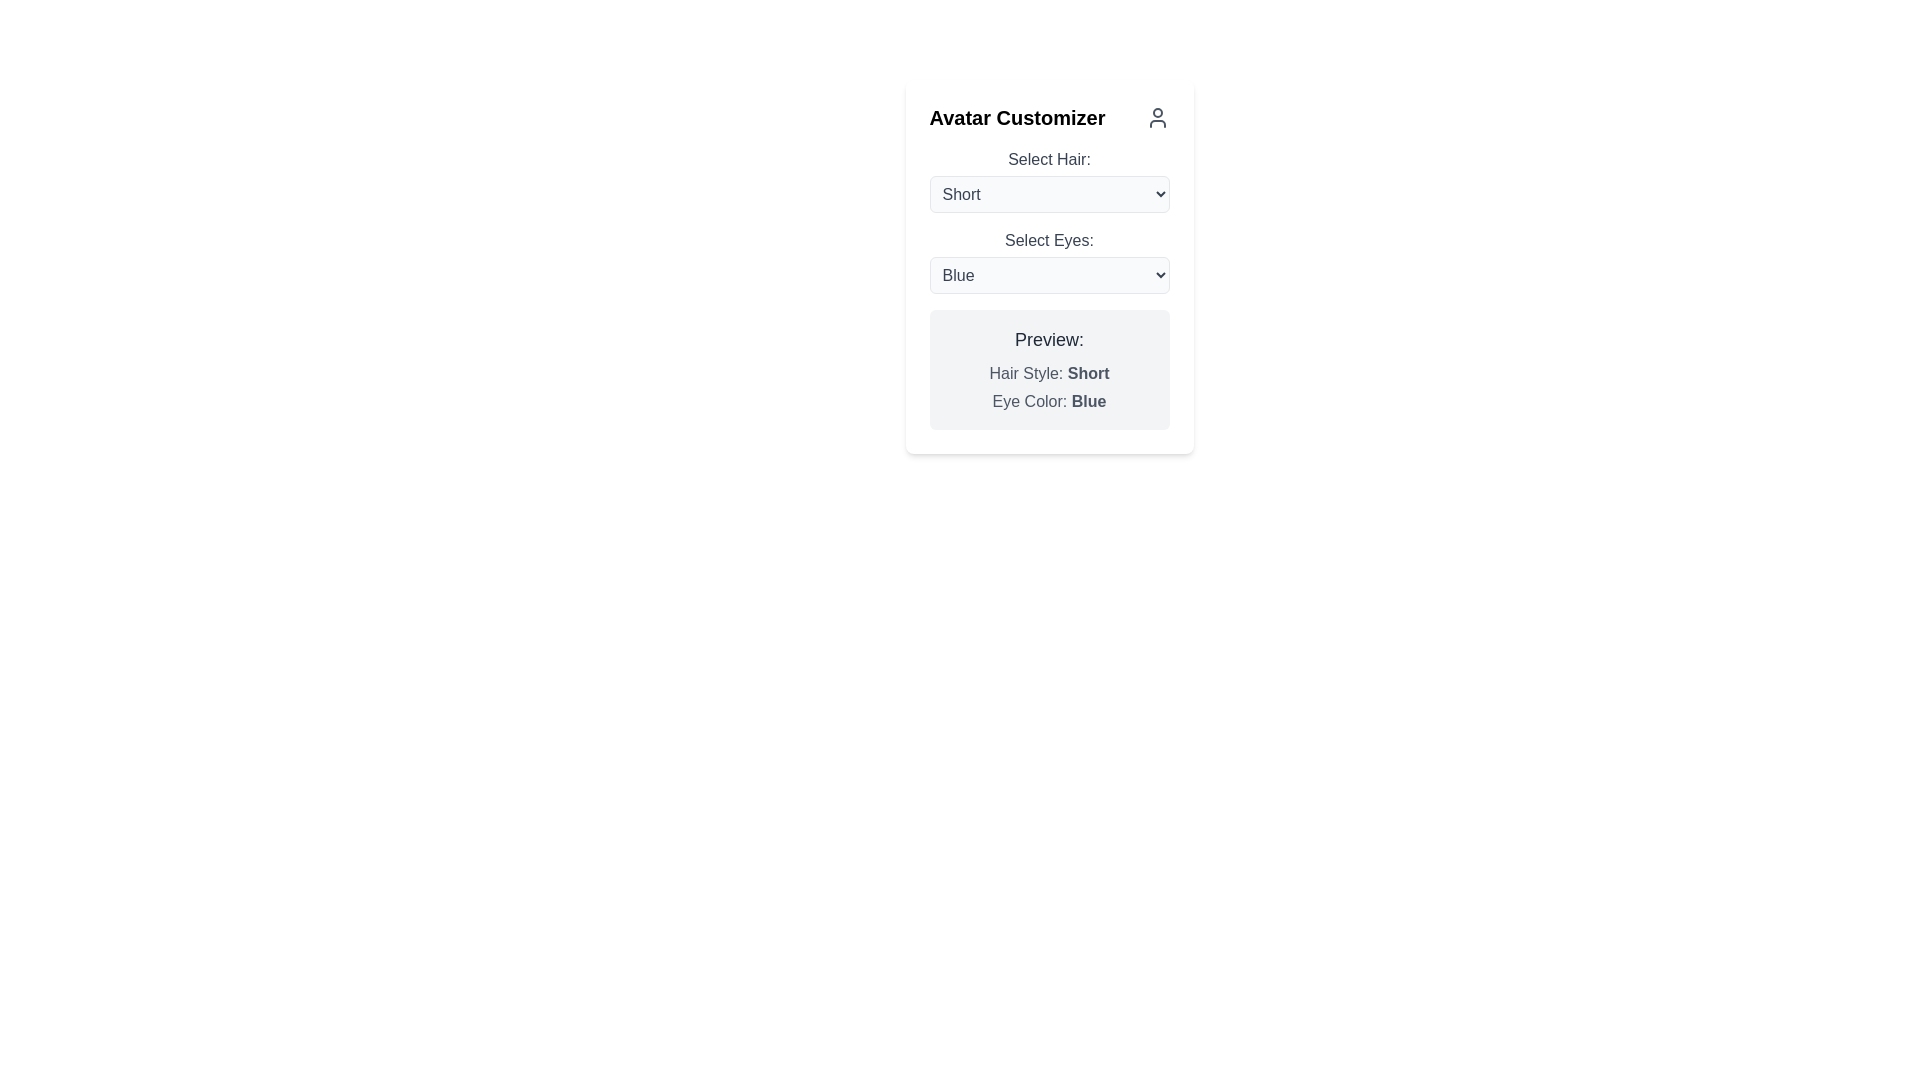  I want to click on the static text label displaying the option summary for 'Hair Style: Short', which is styled in gray with 'Short' in bold, located in the 'Preview:' section of the Avatar Customizer, so click(1048, 374).